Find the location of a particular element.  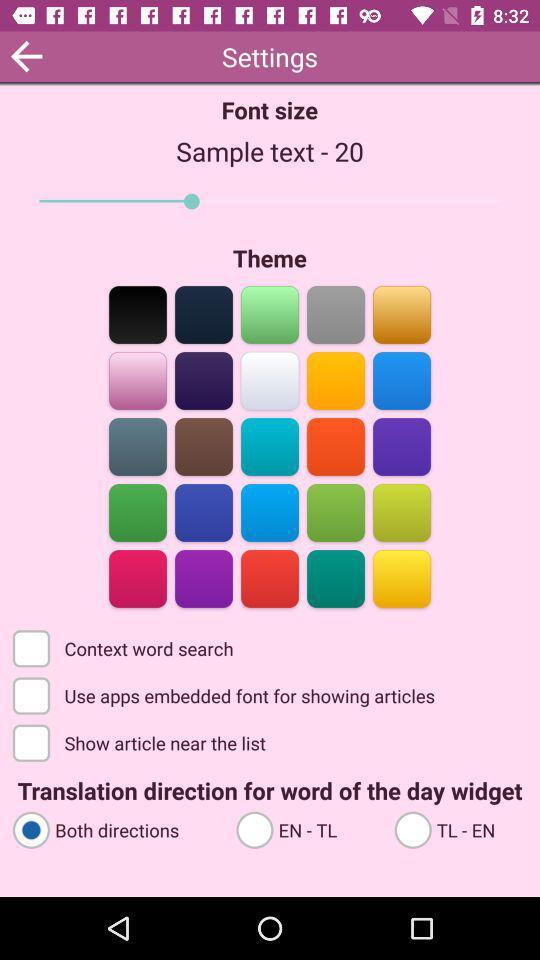

icon below use apps embedded icon is located at coordinates (140, 741).